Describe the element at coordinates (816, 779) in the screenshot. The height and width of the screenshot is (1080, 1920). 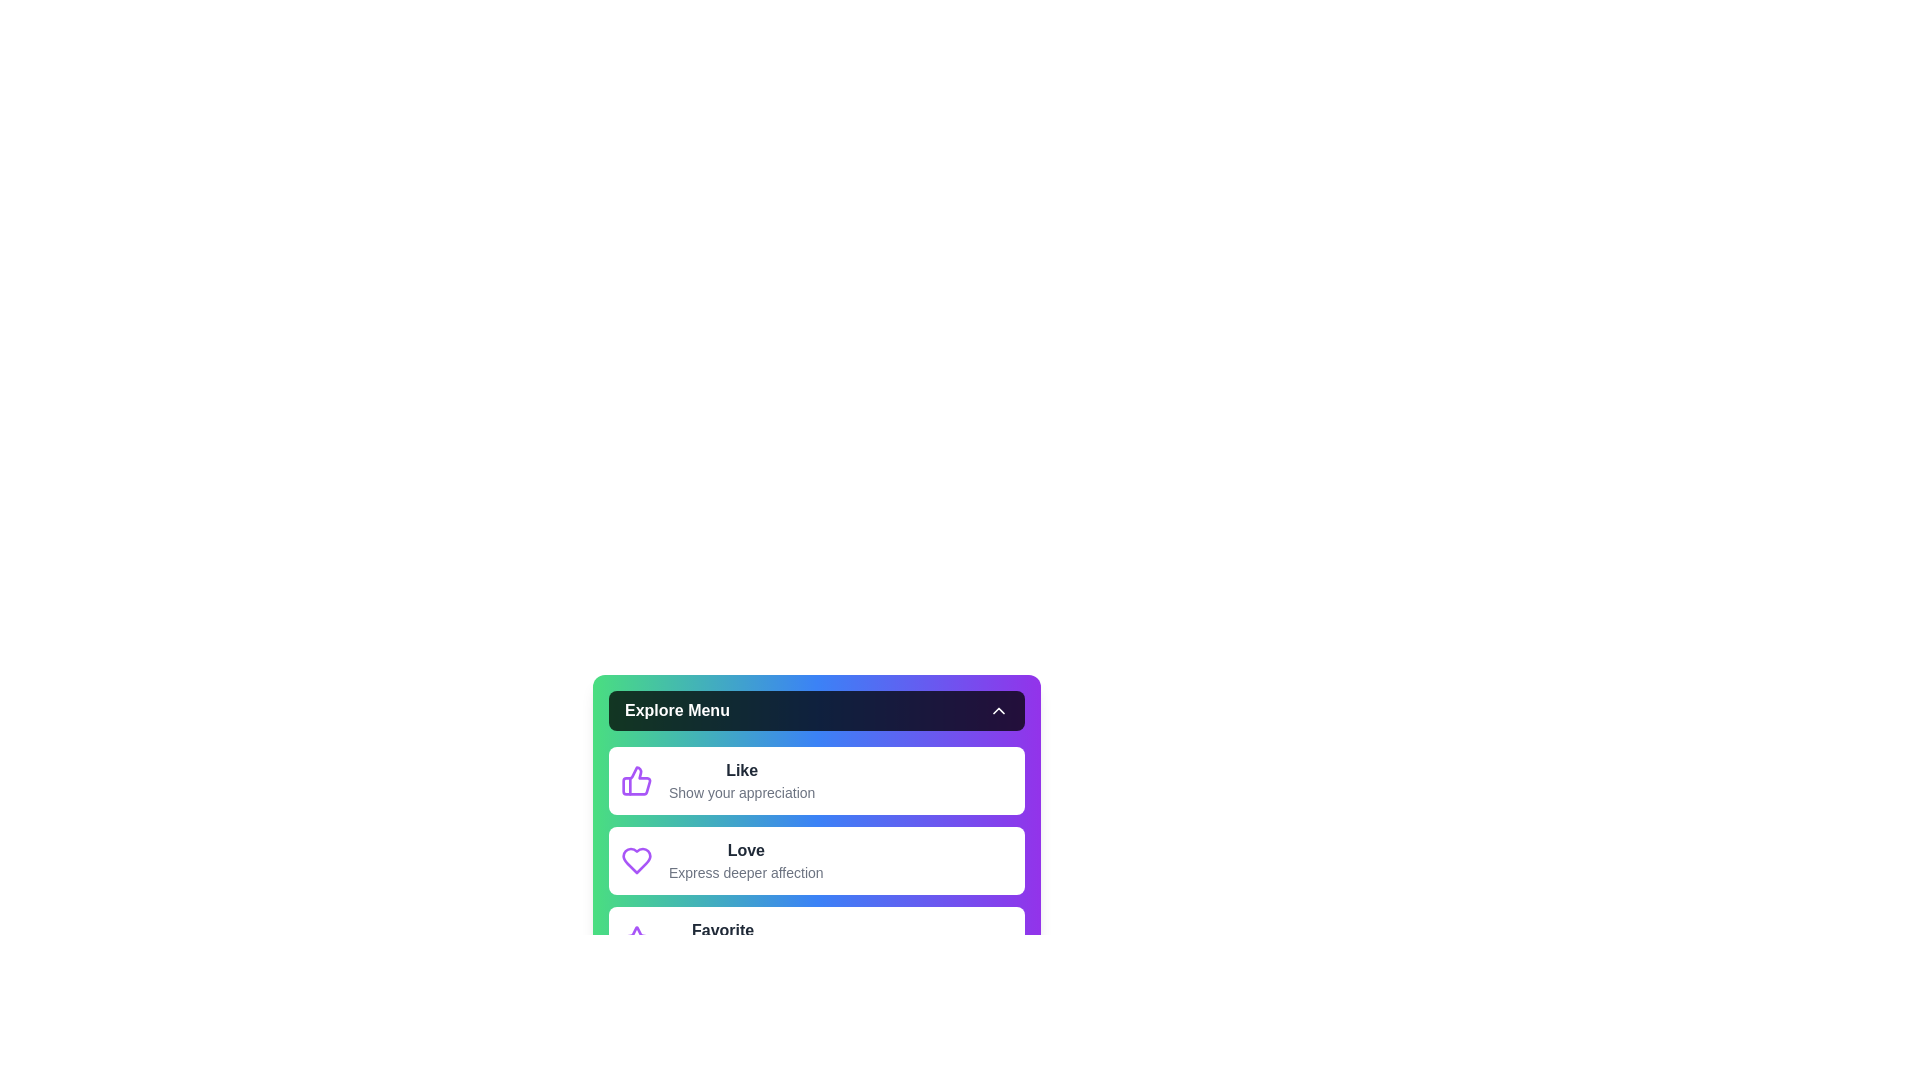
I see `the menu option Like to view its description` at that location.